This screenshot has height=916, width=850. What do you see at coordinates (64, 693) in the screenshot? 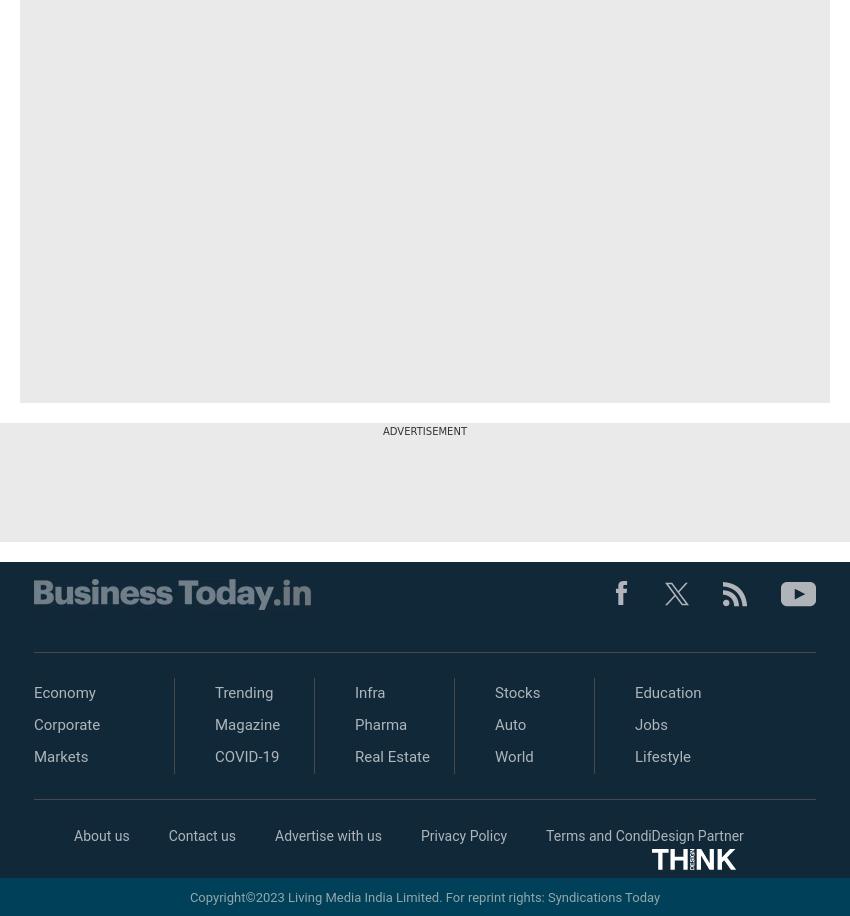
I see `'Economy'` at bounding box center [64, 693].